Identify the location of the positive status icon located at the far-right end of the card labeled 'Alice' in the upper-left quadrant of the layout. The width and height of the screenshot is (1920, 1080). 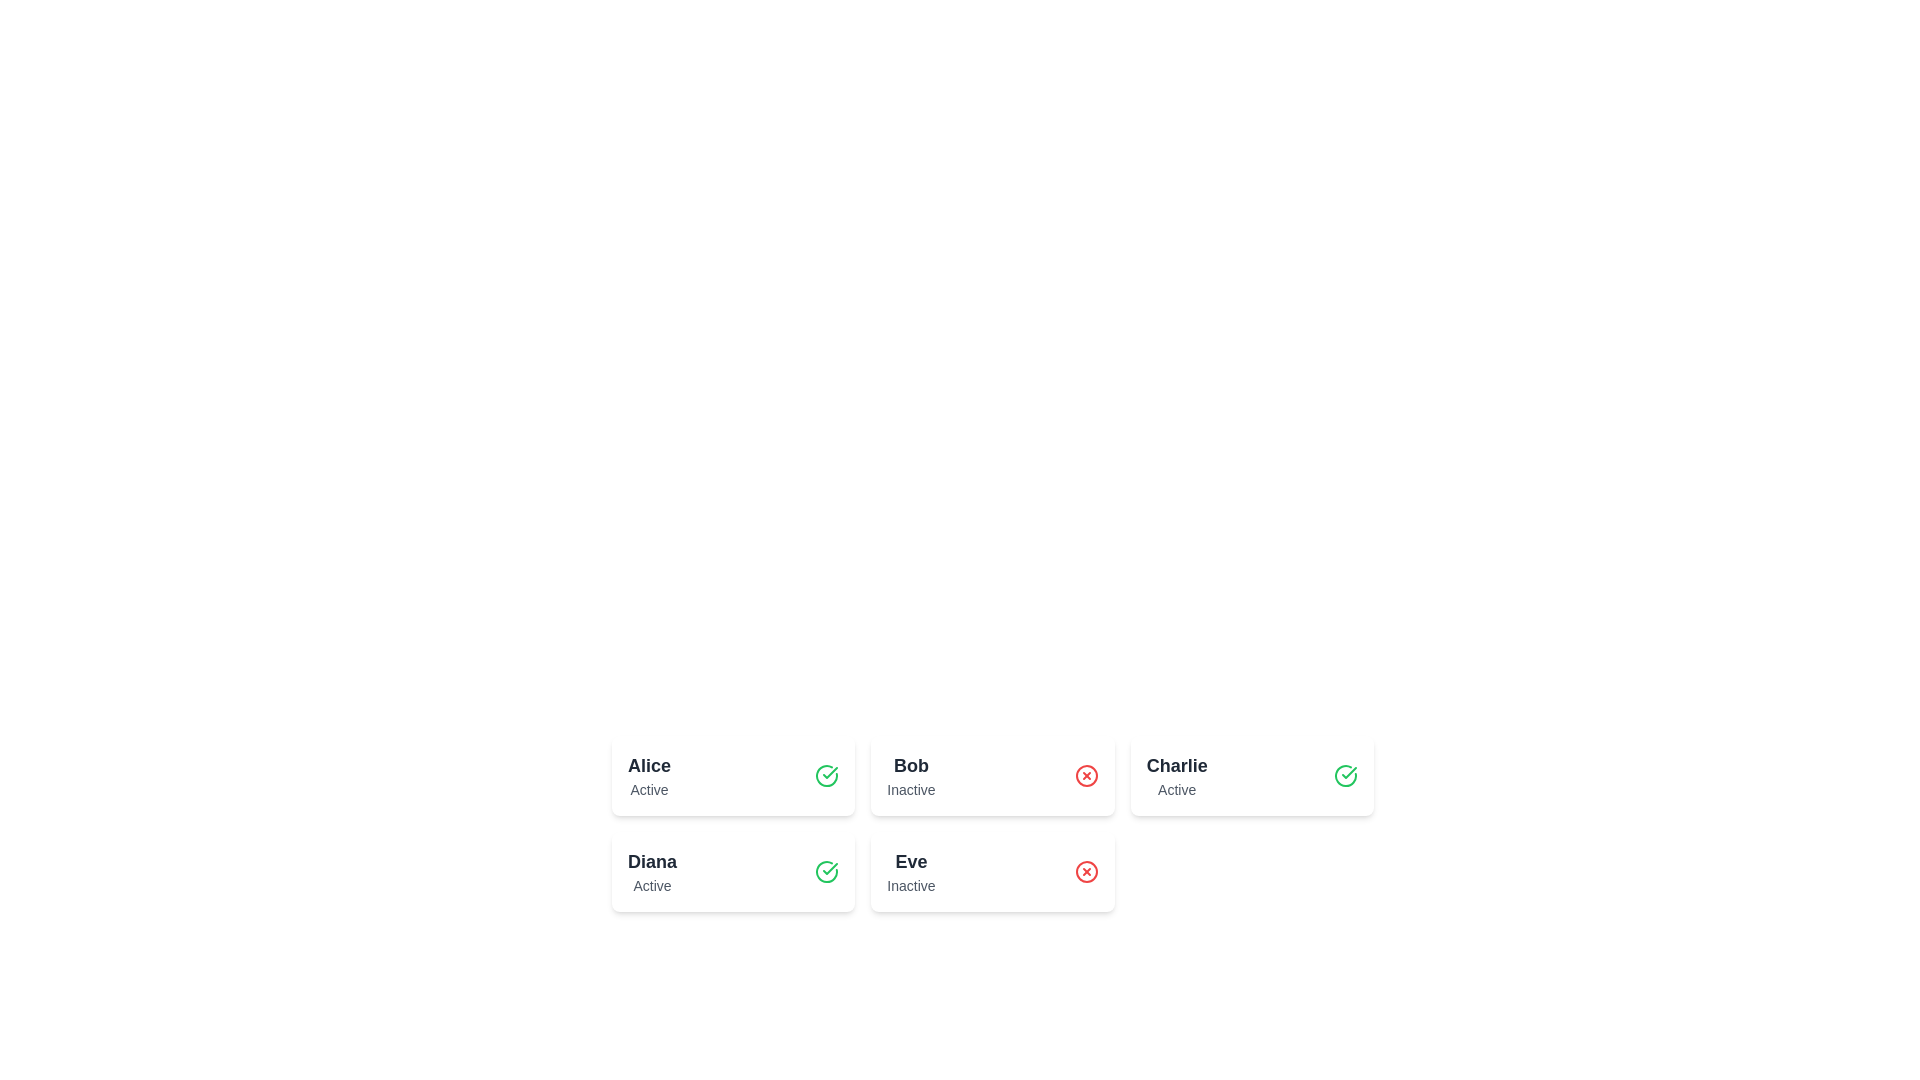
(827, 774).